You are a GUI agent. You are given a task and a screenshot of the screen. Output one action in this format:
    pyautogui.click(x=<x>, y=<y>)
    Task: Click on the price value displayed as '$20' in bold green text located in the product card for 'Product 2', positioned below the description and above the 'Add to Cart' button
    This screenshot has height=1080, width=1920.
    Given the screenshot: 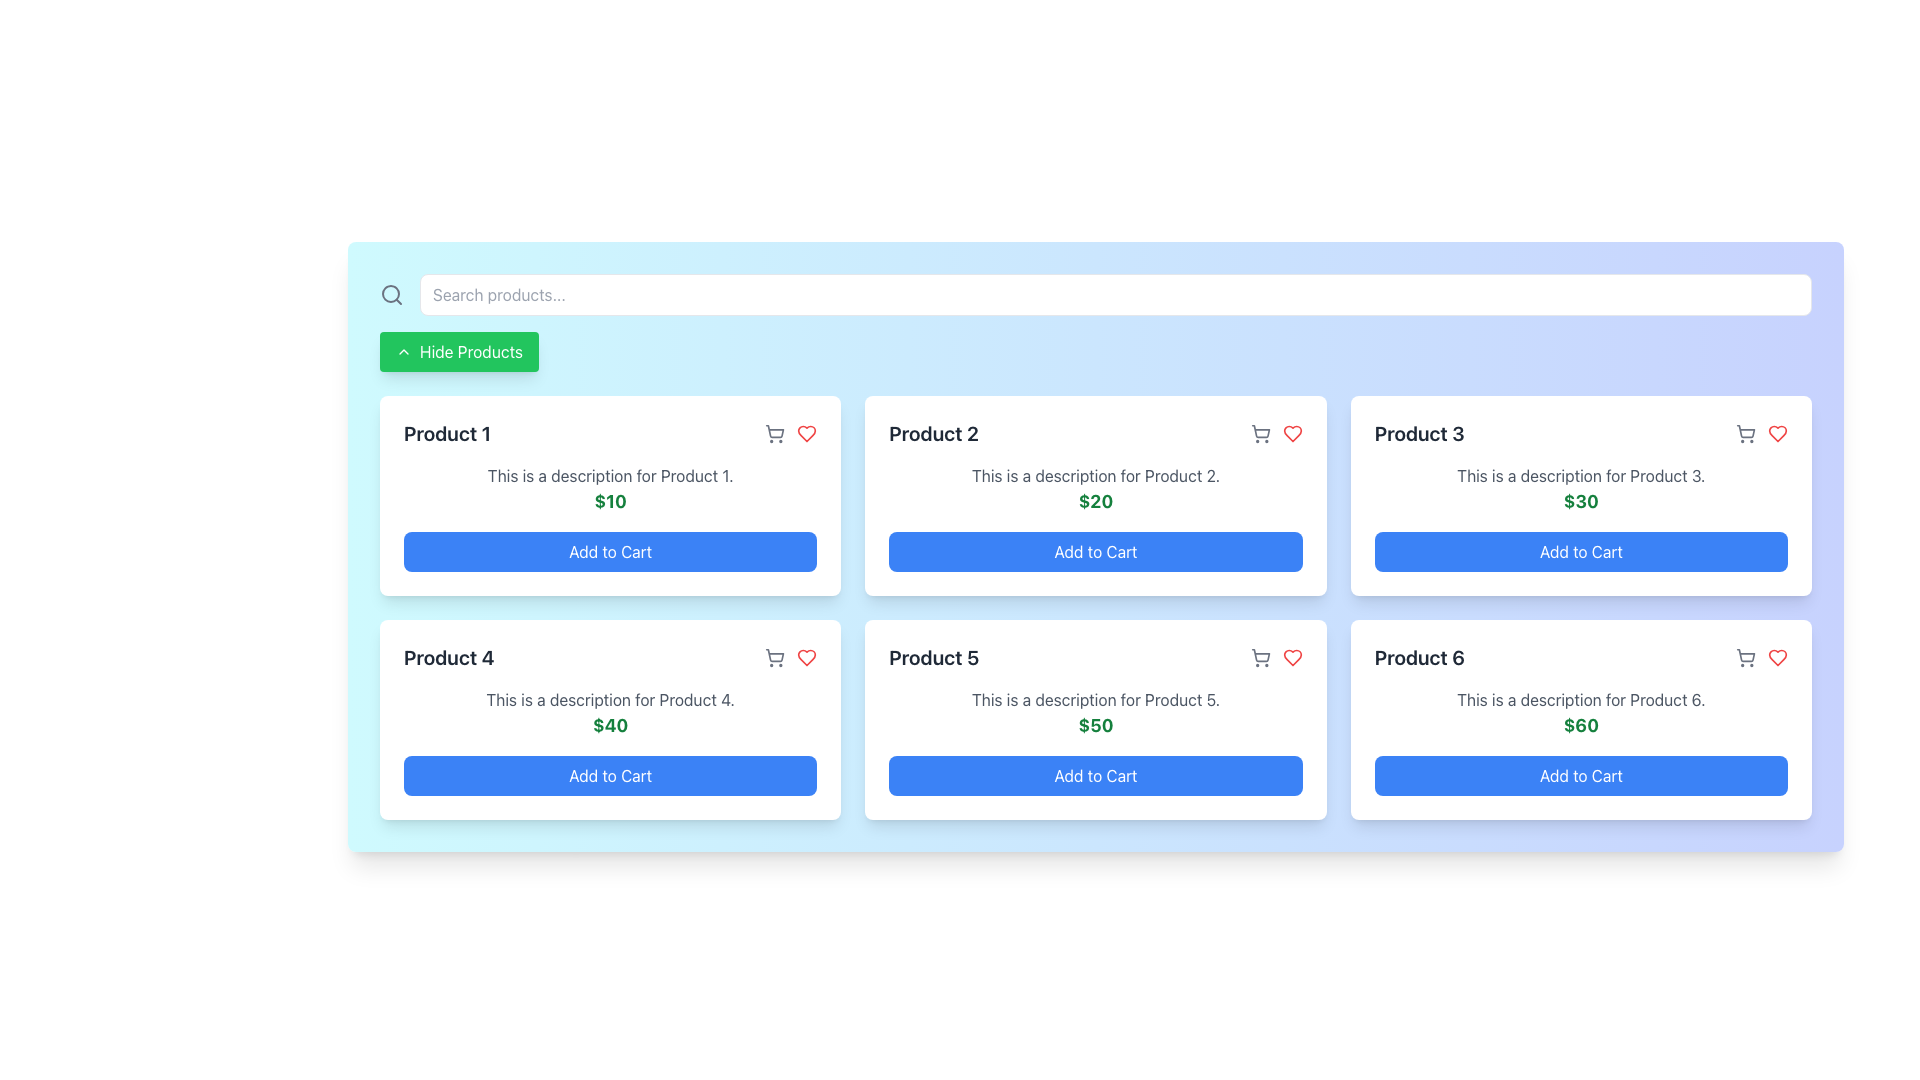 What is the action you would take?
    pyautogui.click(x=1094, y=500)
    